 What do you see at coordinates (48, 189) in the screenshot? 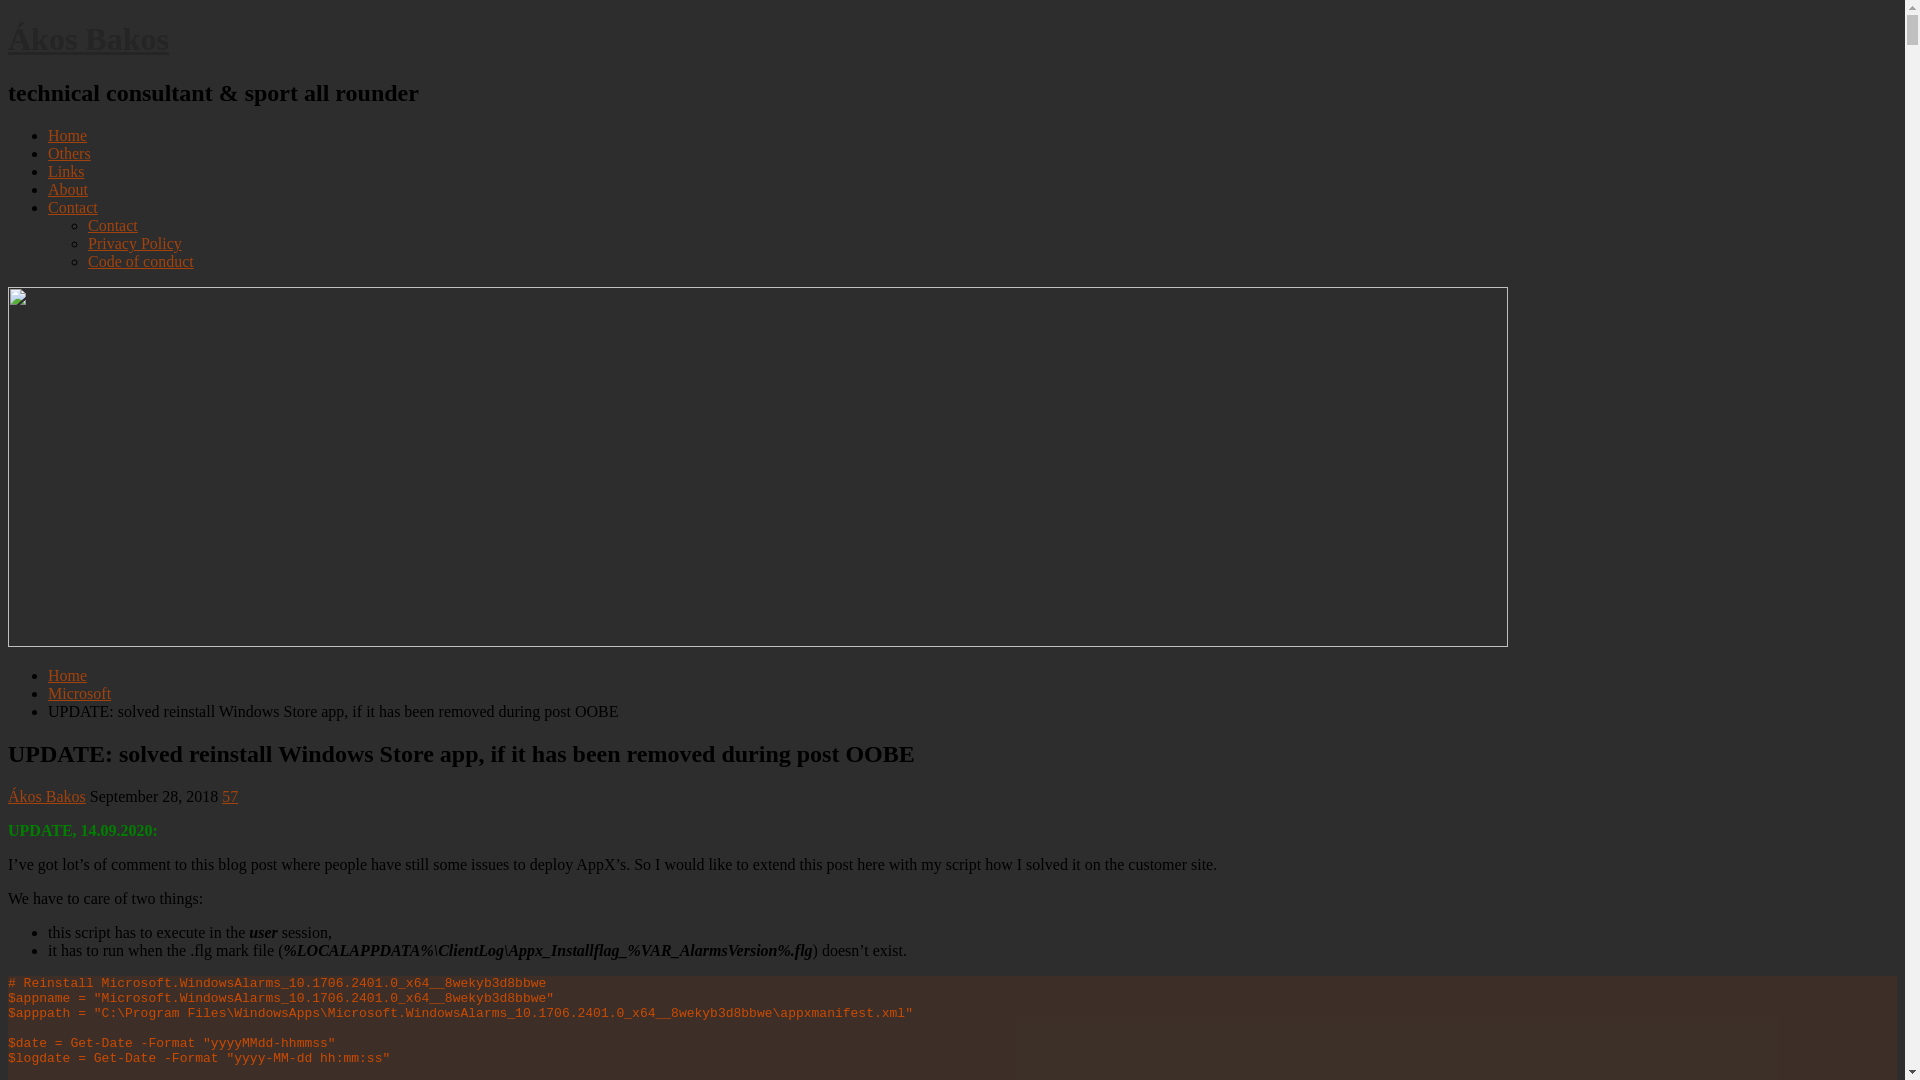
I see `'About'` at bounding box center [48, 189].